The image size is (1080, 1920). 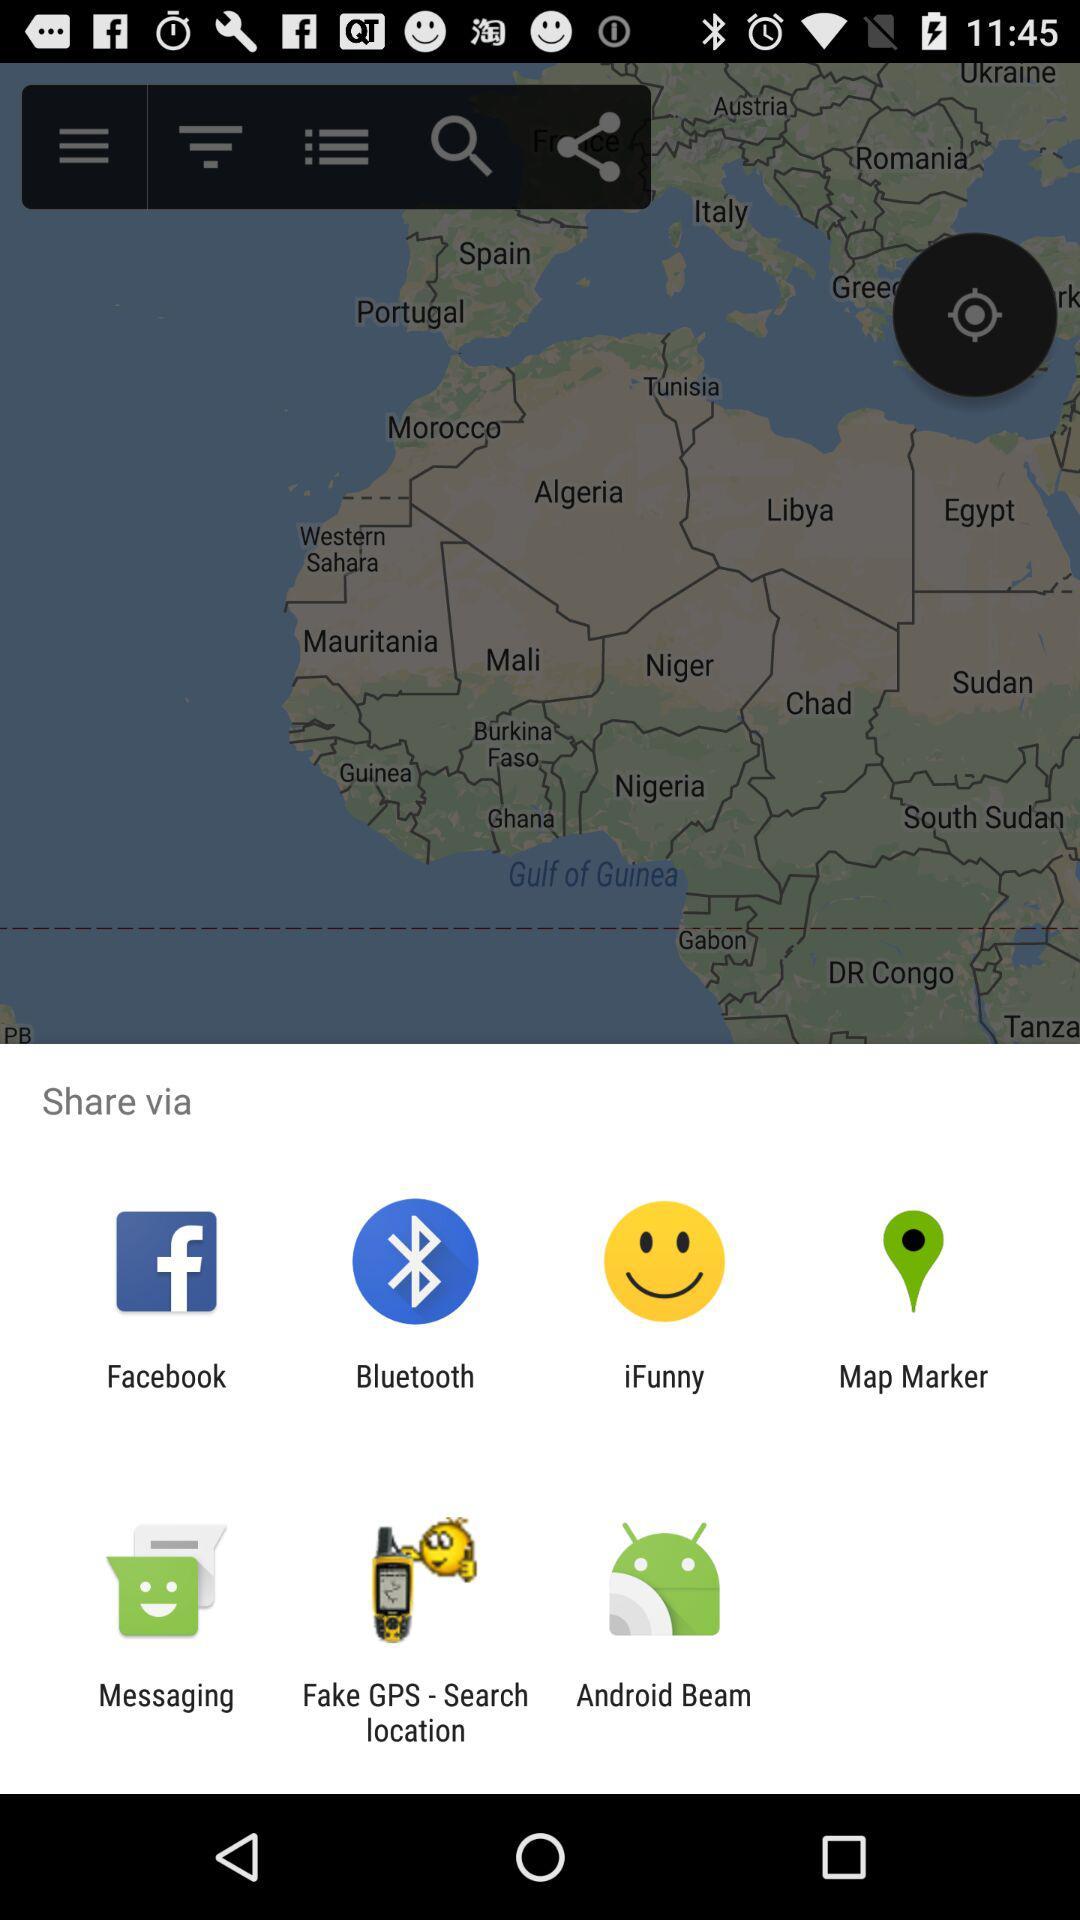 I want to click on the app to the right of messaging icon, so click(x=414, y=1711).